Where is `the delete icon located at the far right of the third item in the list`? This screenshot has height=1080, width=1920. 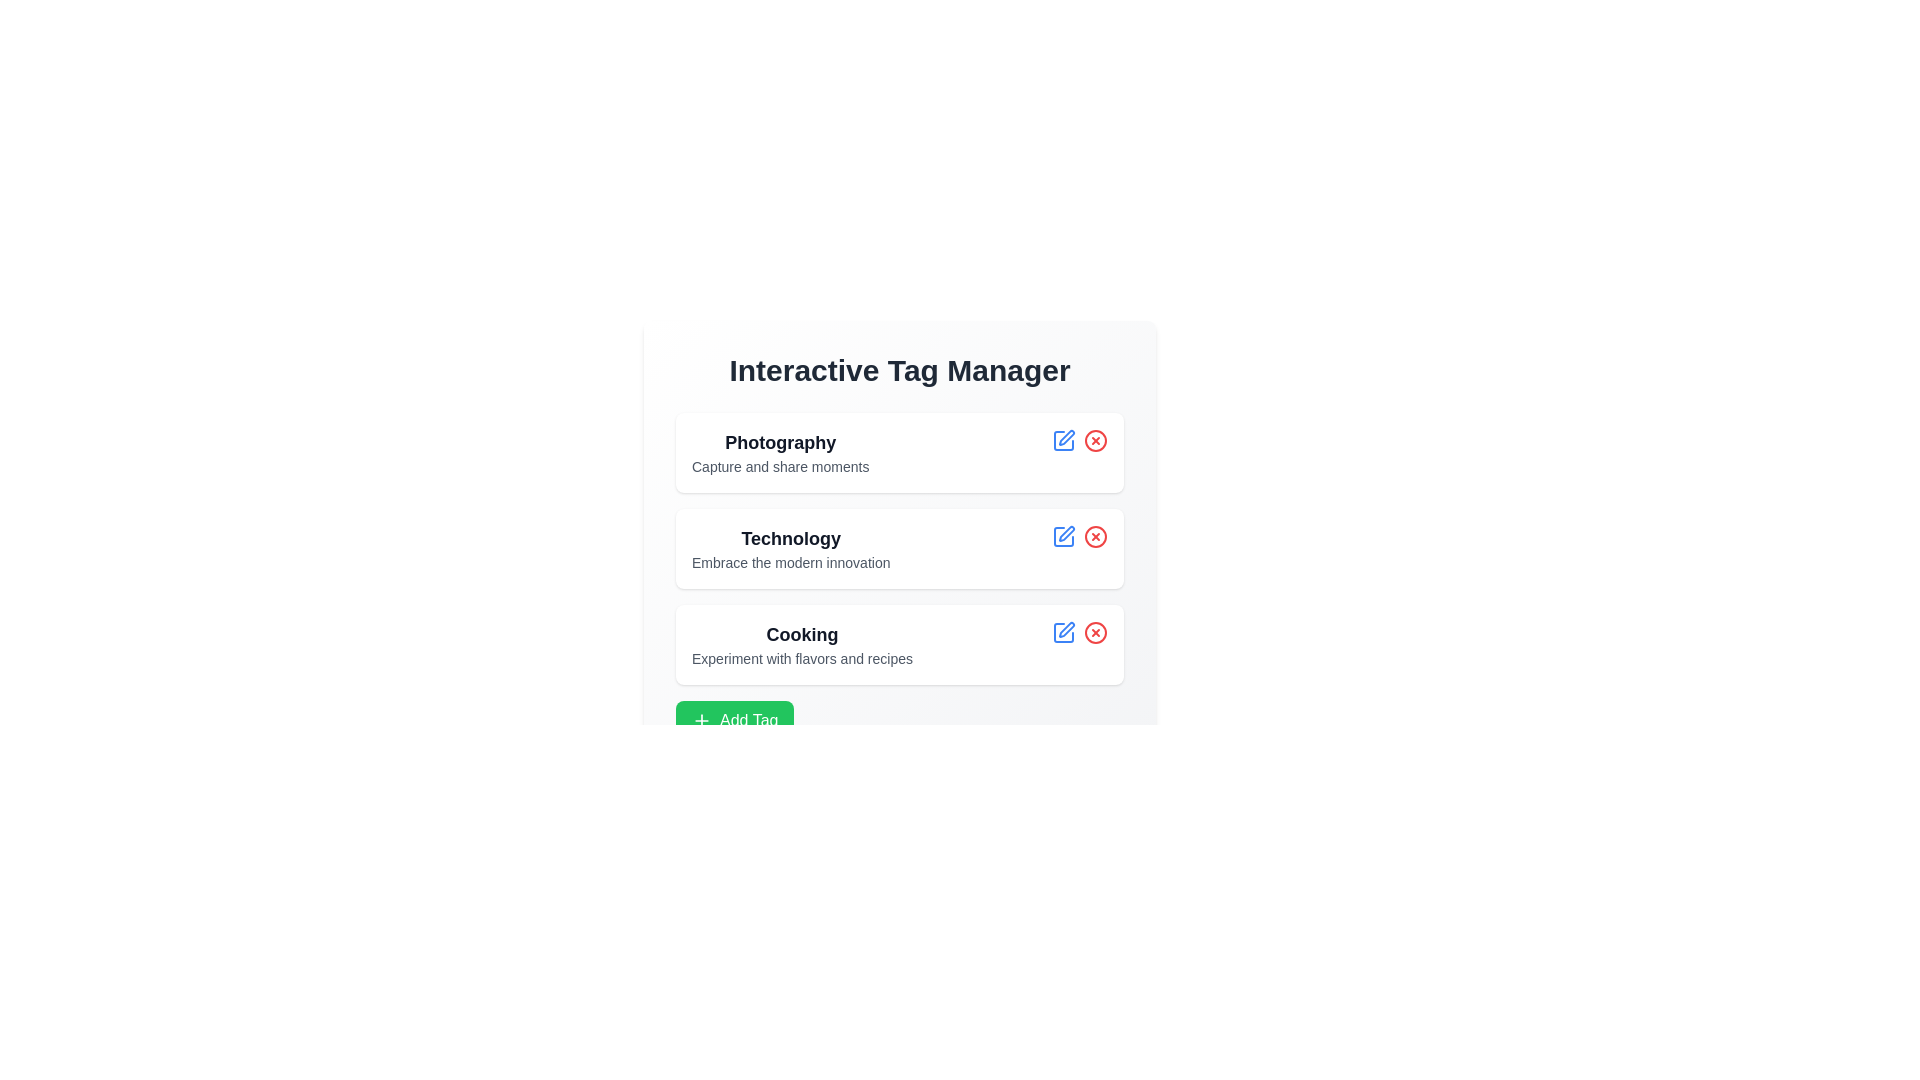
the delete icon located at the far right of the third item in the list is located at coordinates (1094, 632).